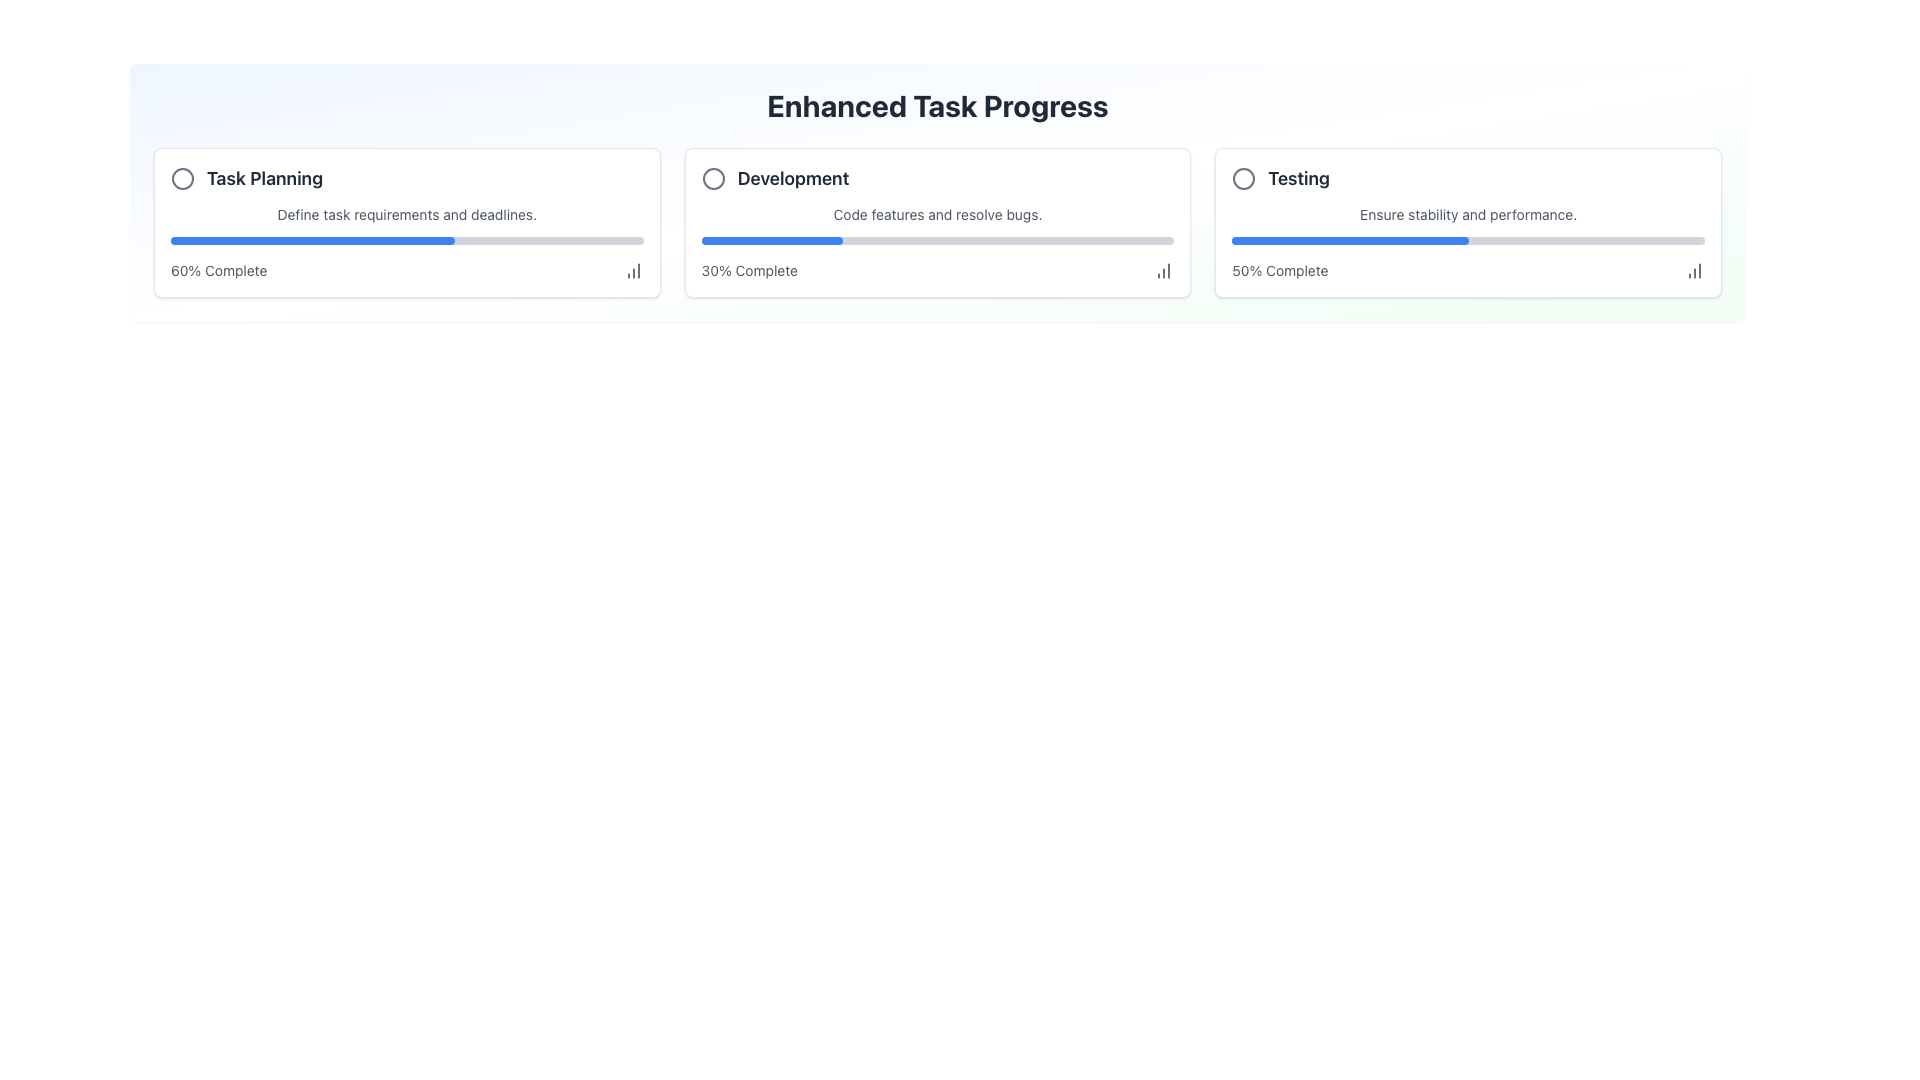 The width and height of the screenshot is (1920, 1080). What do you see at coordinates (748, 270) in the screenshot?
I see `the progress percentage Text Label located at the bottom-right of the 'Development' card, just below the associated progress bar` at bounding box center [748, 270].